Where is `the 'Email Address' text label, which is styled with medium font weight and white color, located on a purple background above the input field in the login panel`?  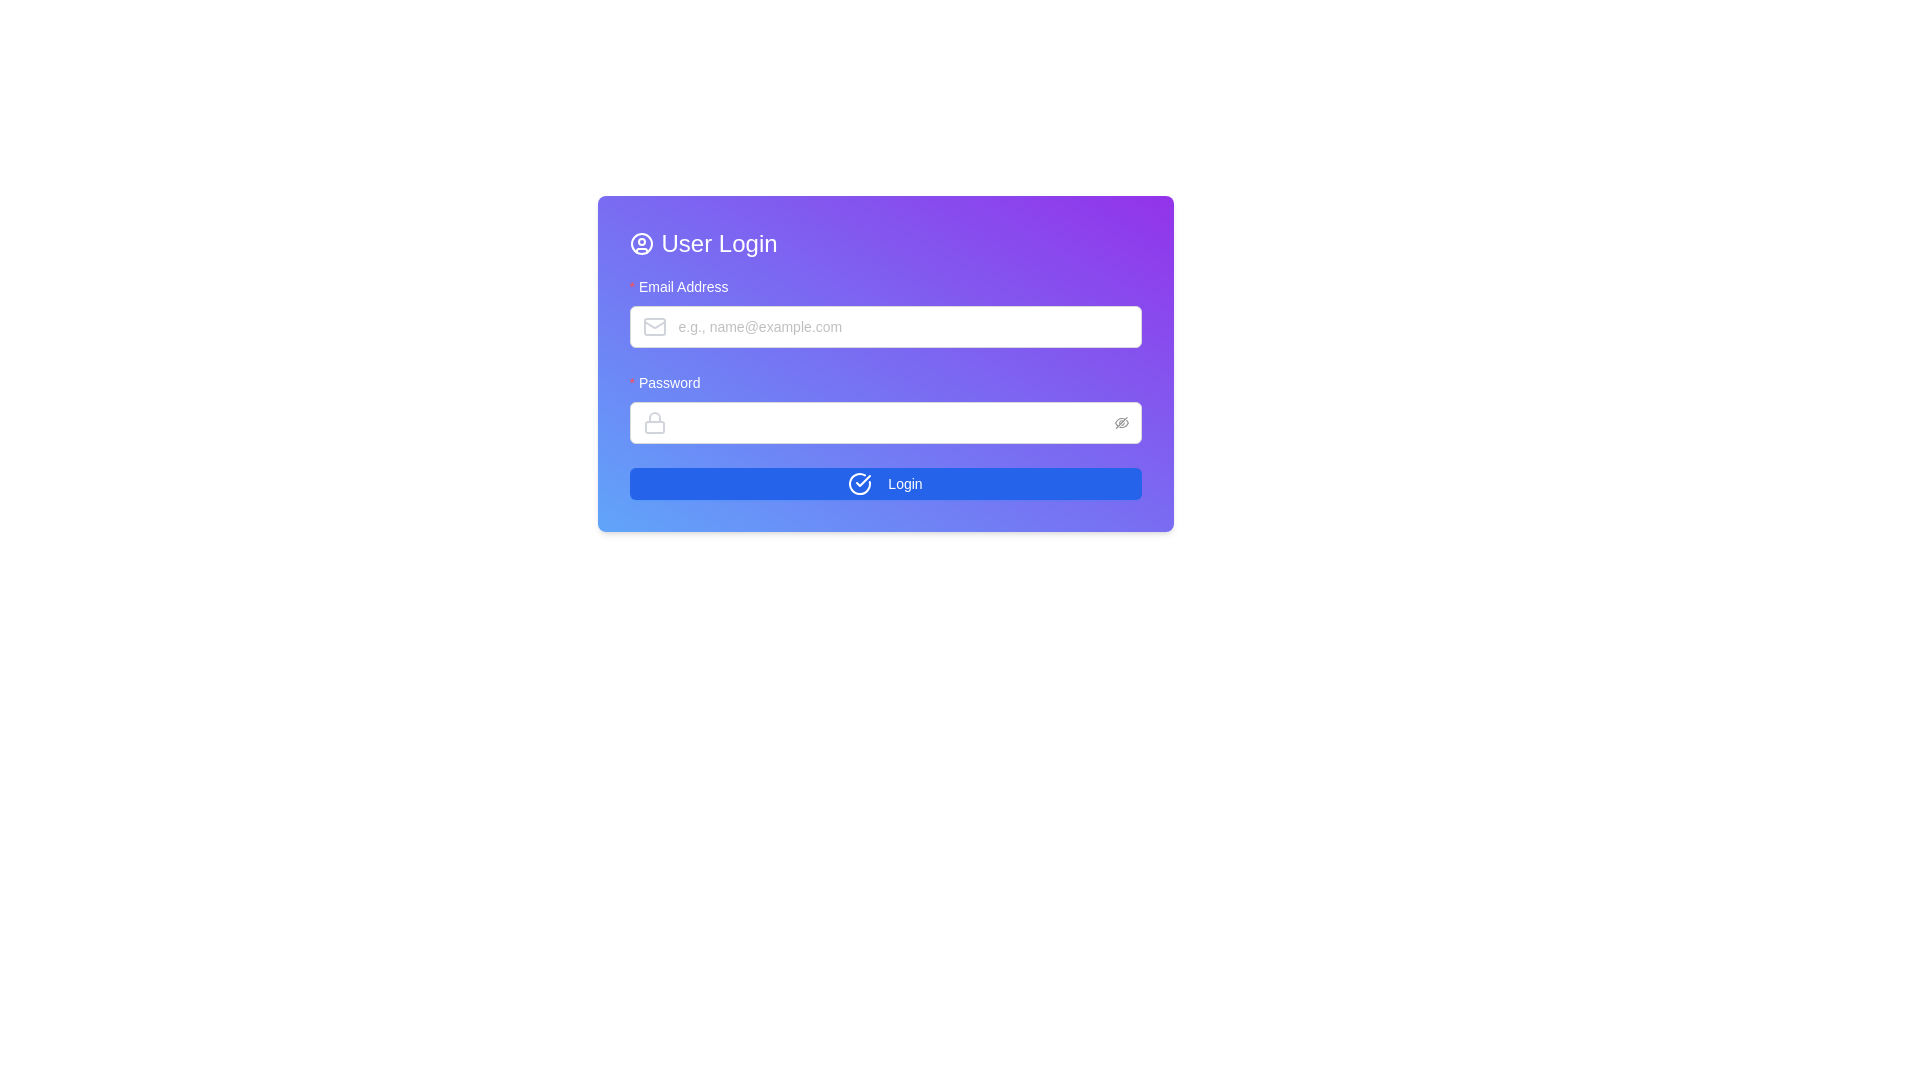
the 'Email Address' text label, which is styled with medium font weight and white color, located on a purple background above the input field in the login panel is located at coordinates (685, 286).